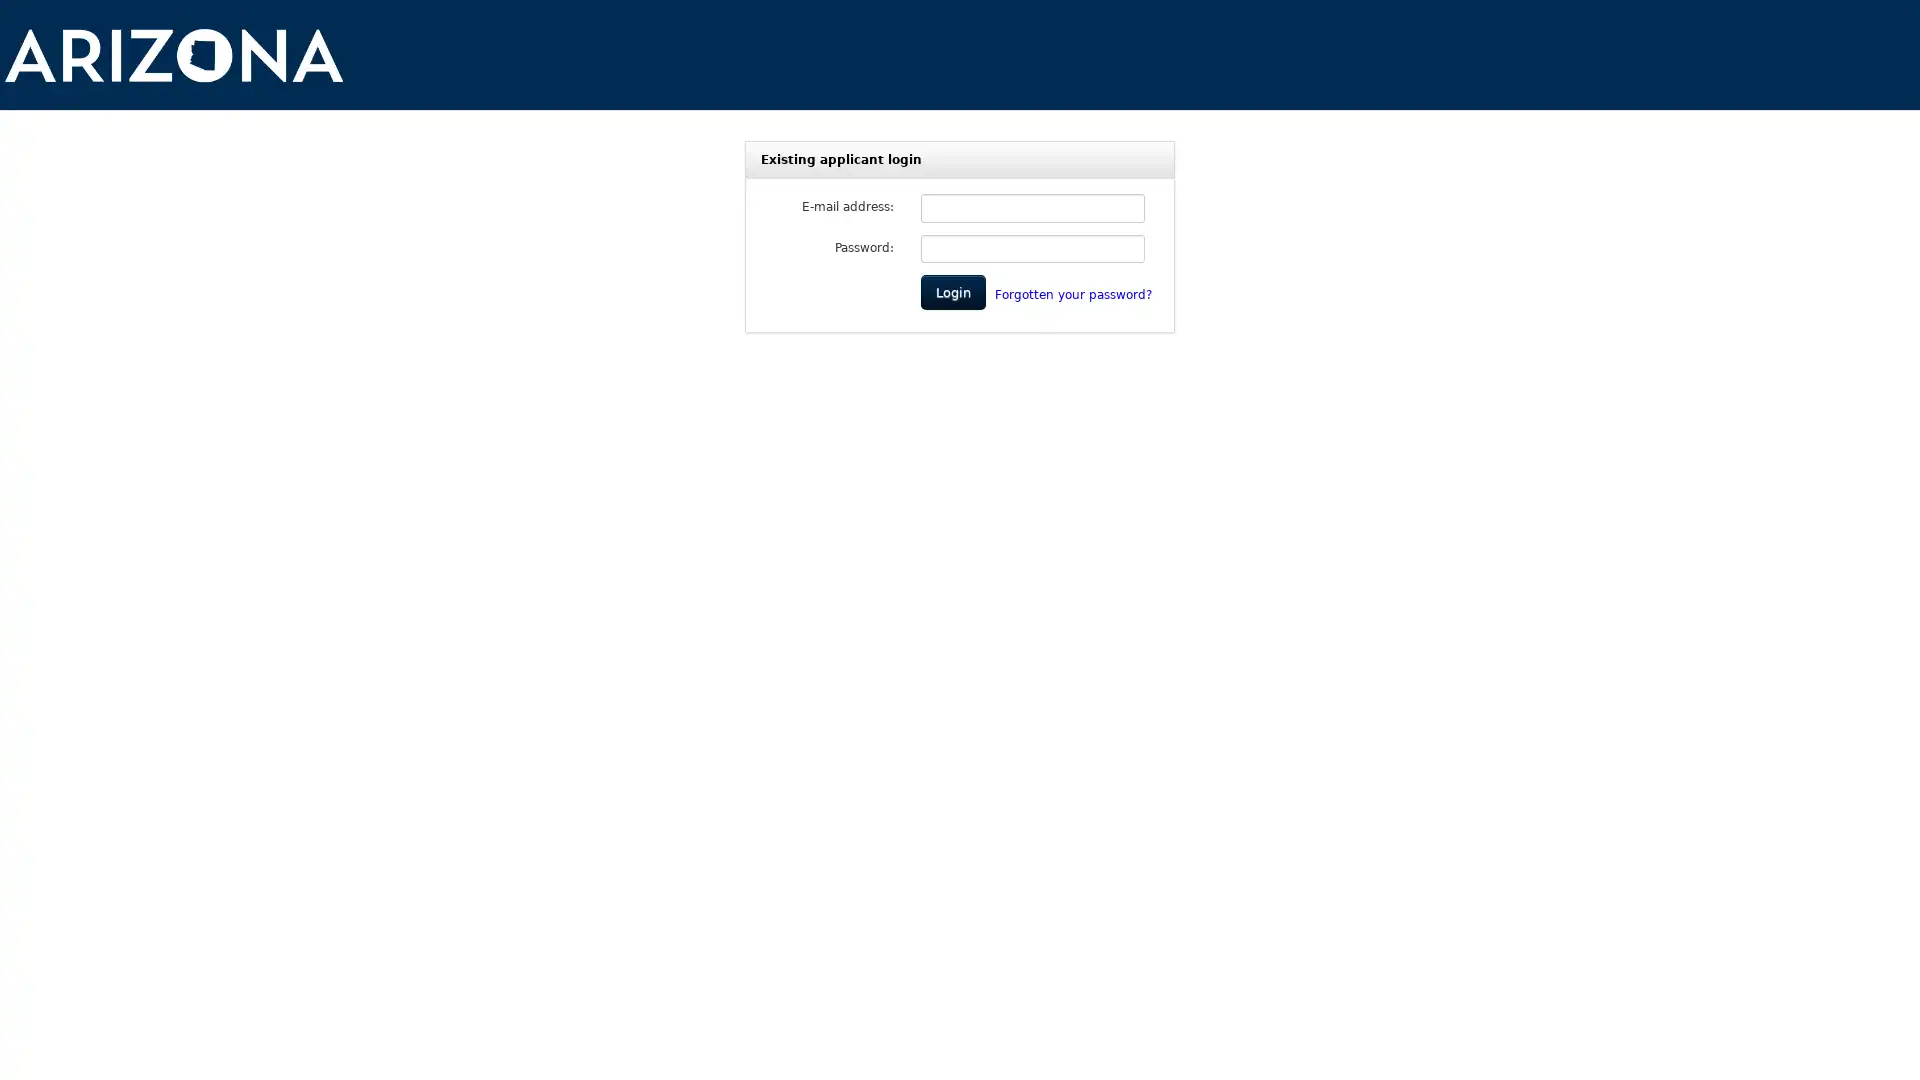  I want to click on Login, so click(952, 292).